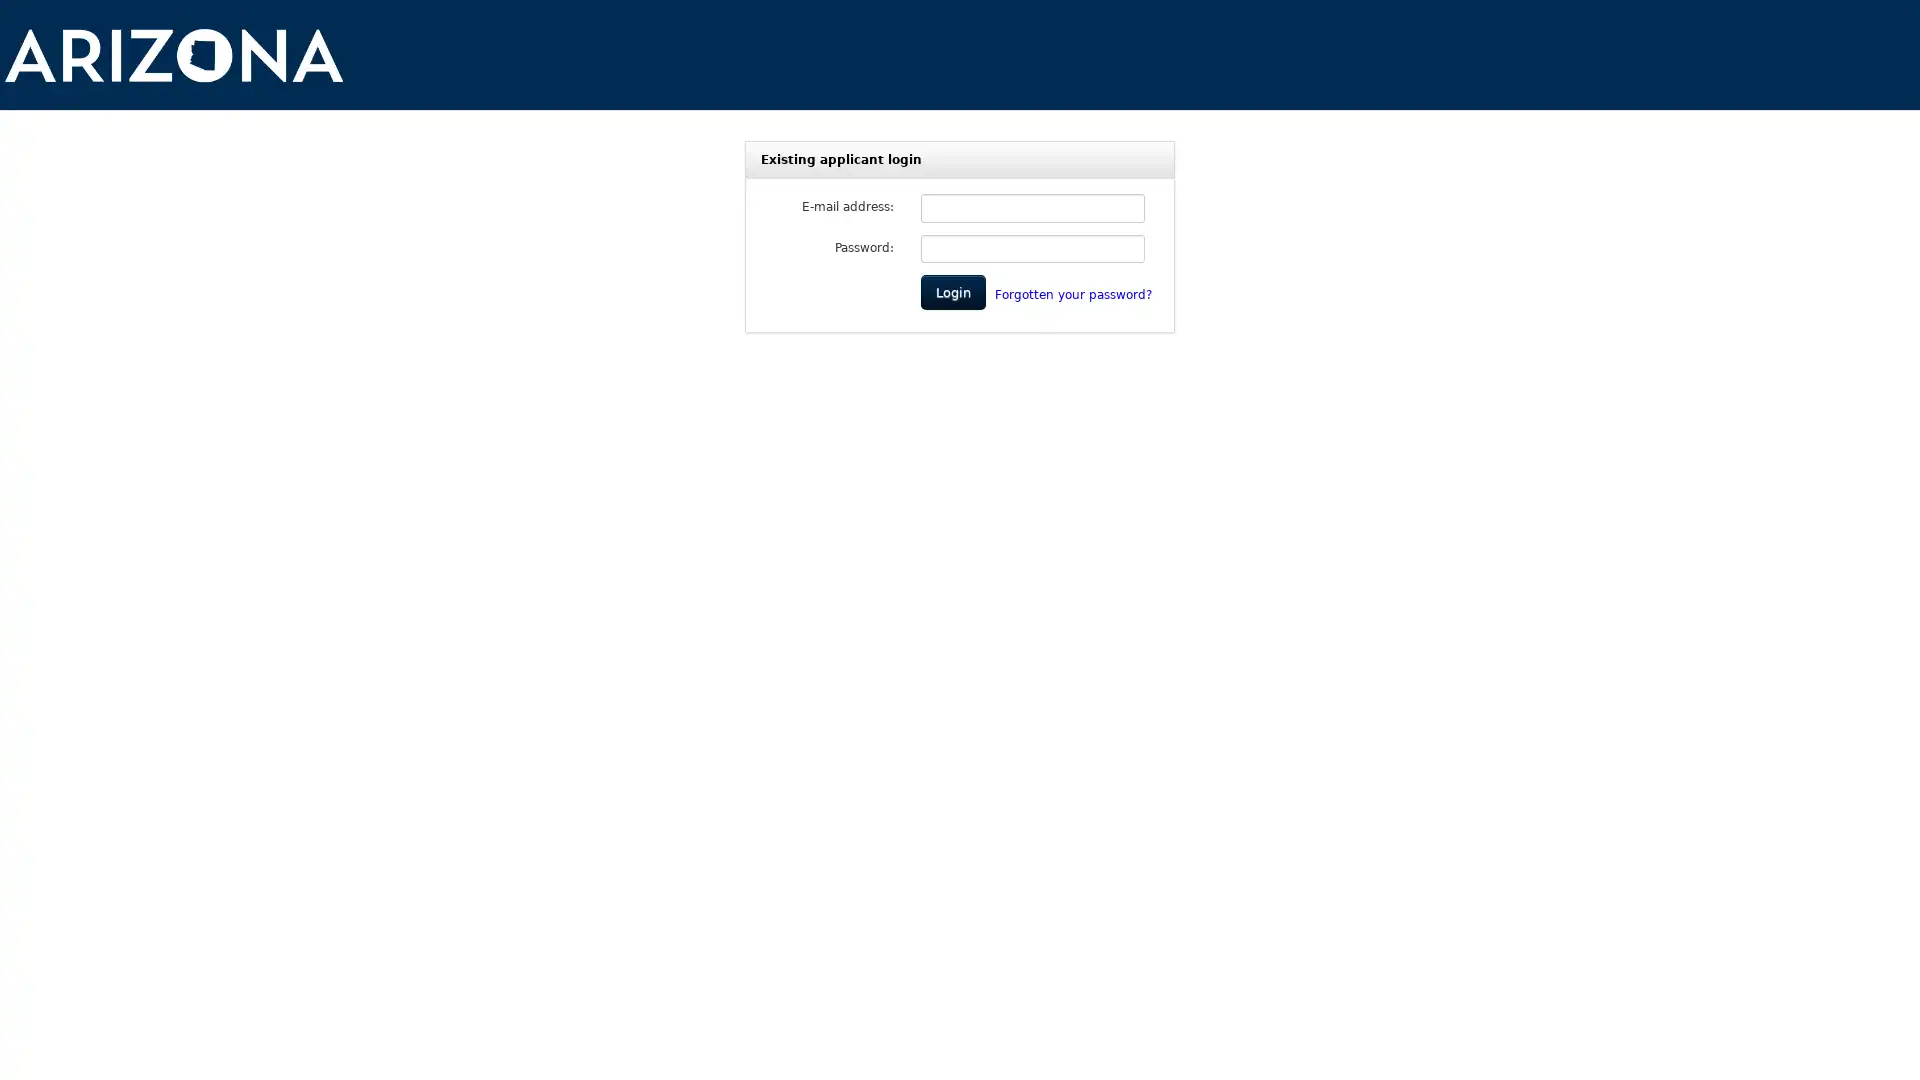  I want to click on Login, so click(952, 292).